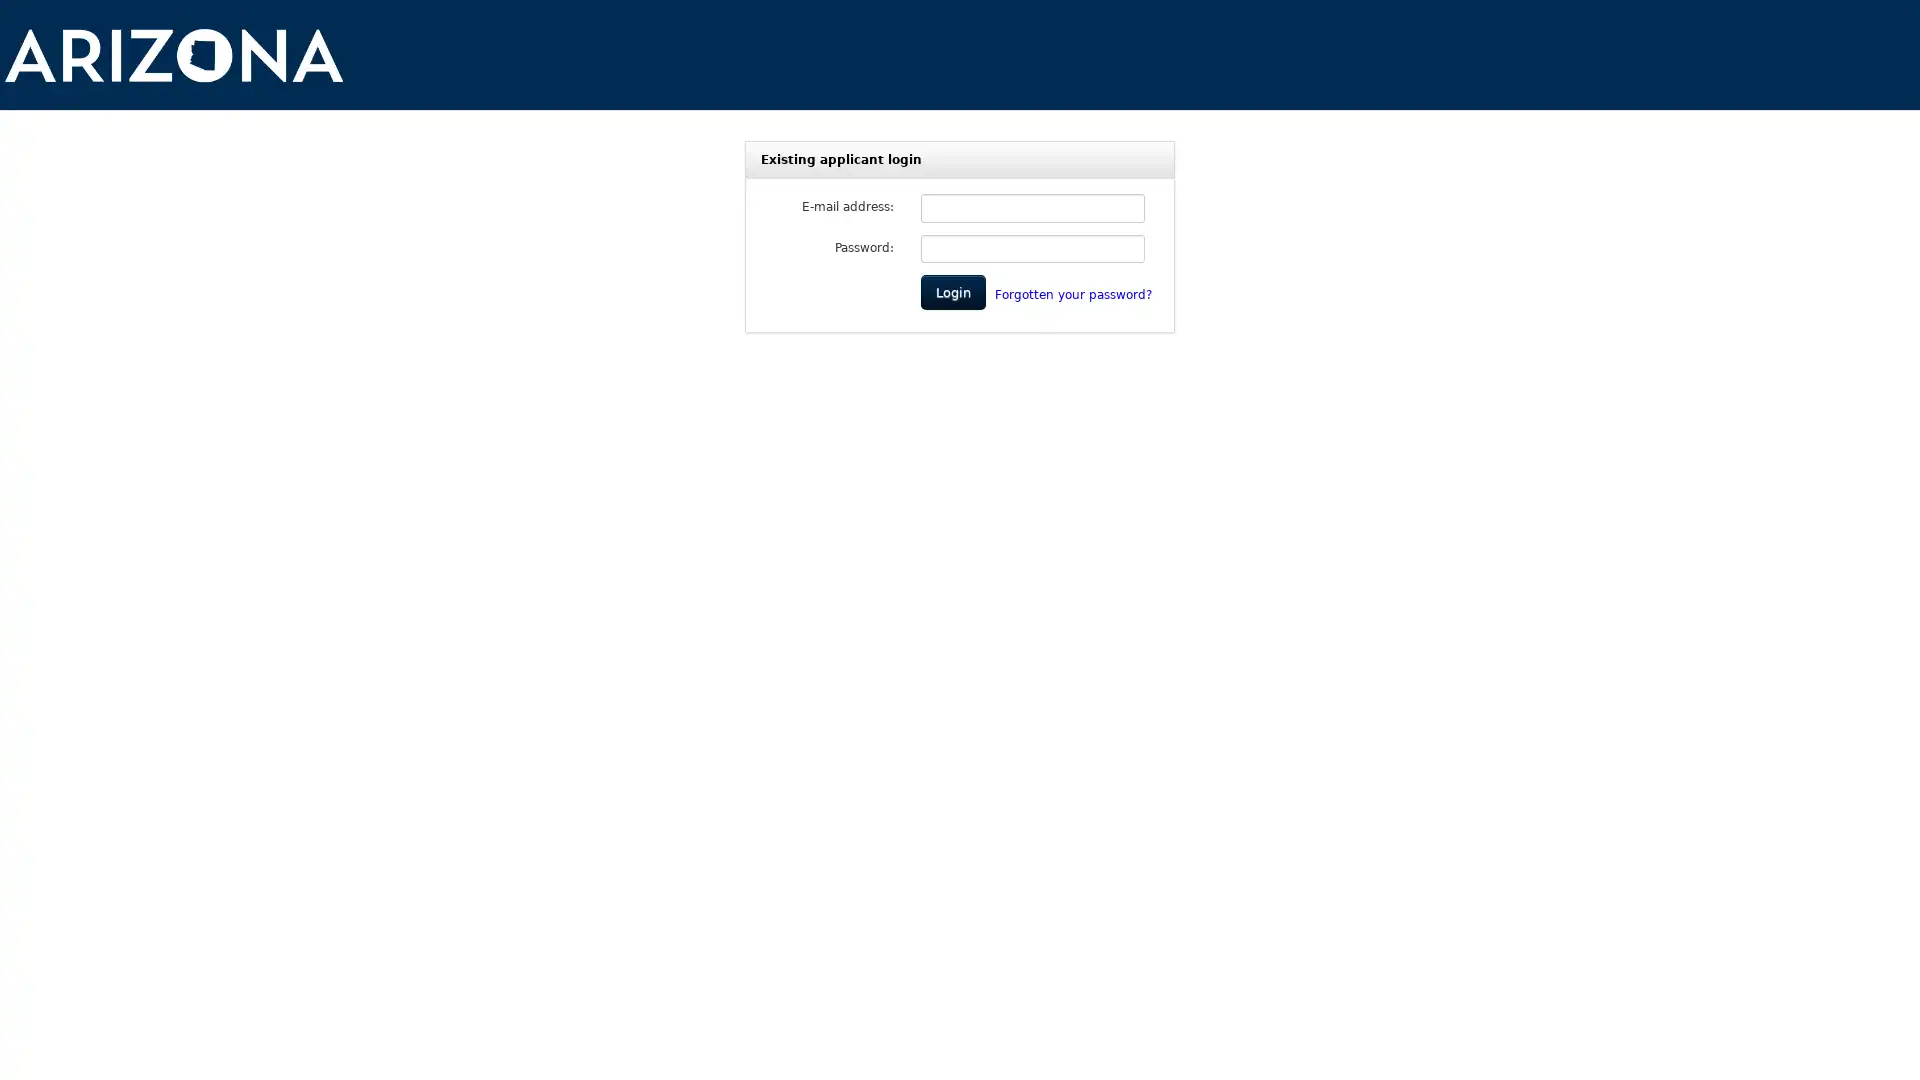  I want to click on Login, so click(952, 292).